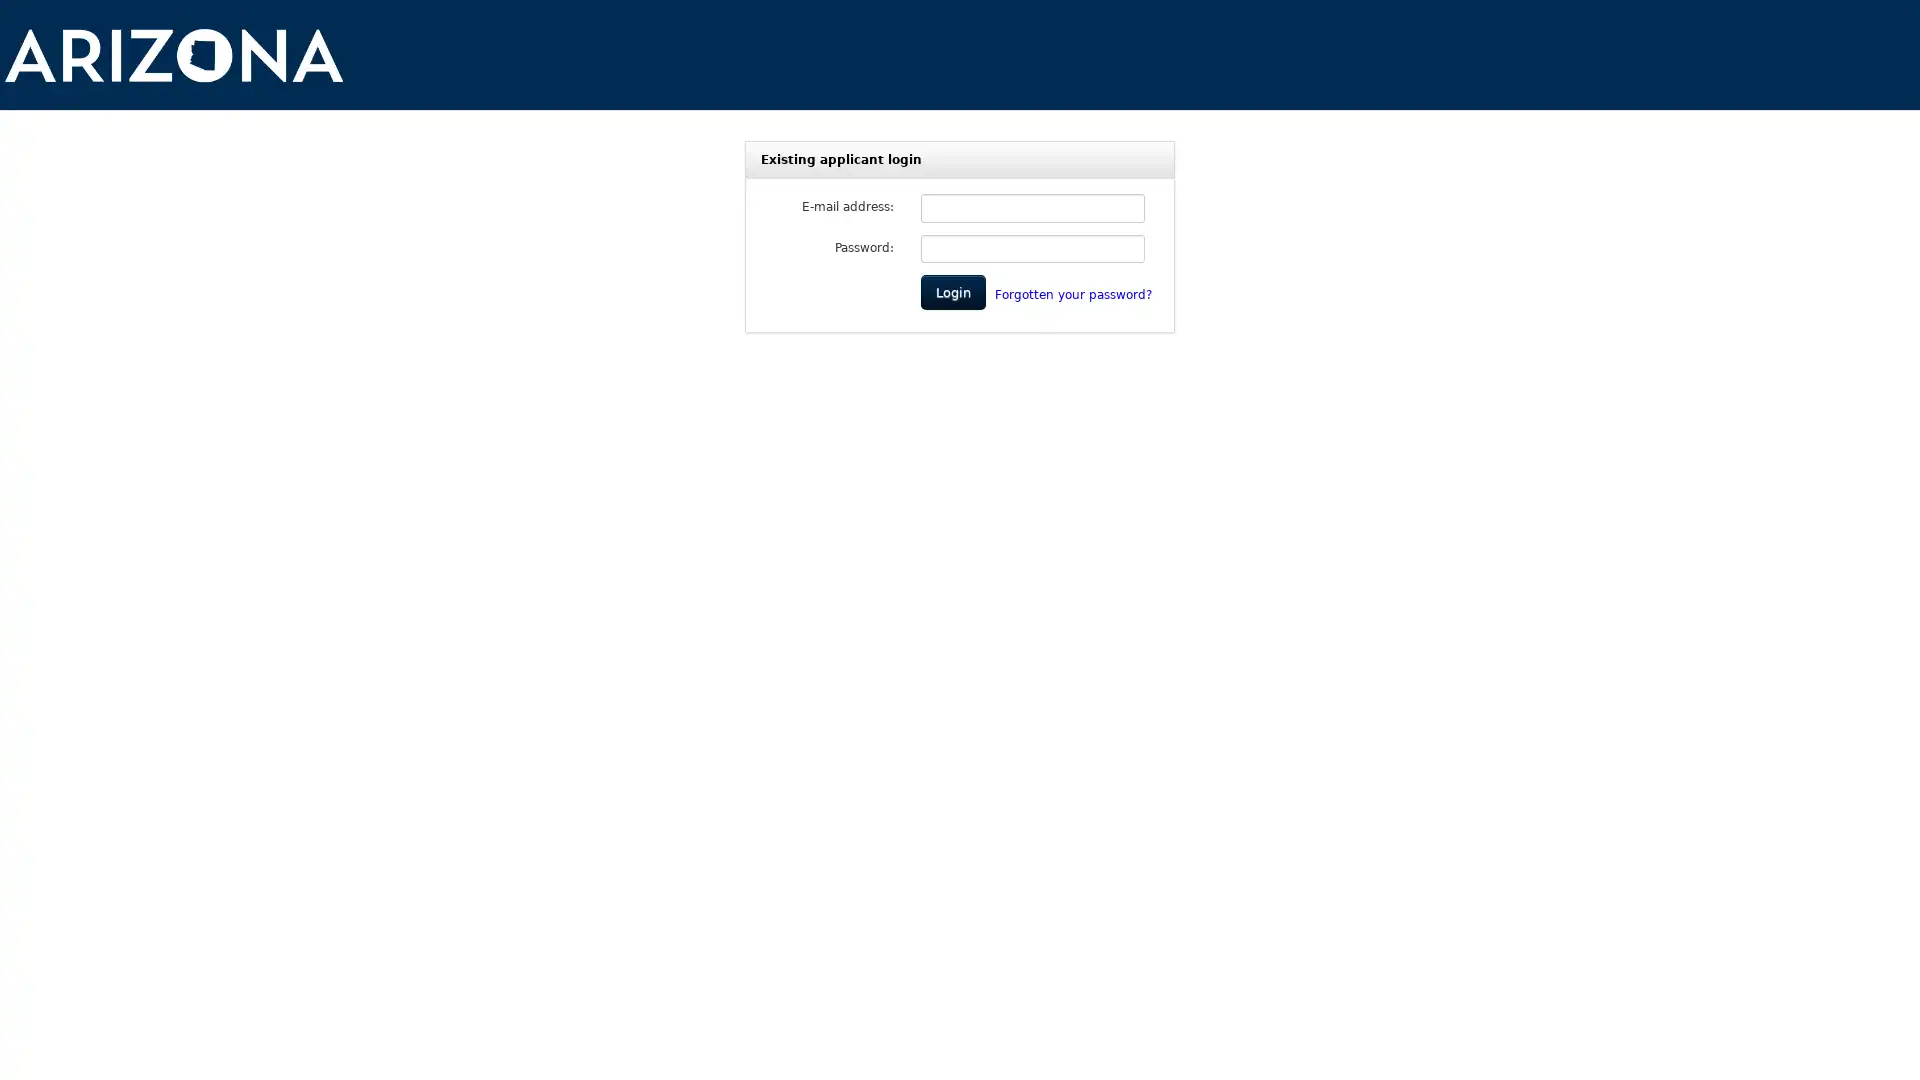  I want to click on Login, so click(952, 292).